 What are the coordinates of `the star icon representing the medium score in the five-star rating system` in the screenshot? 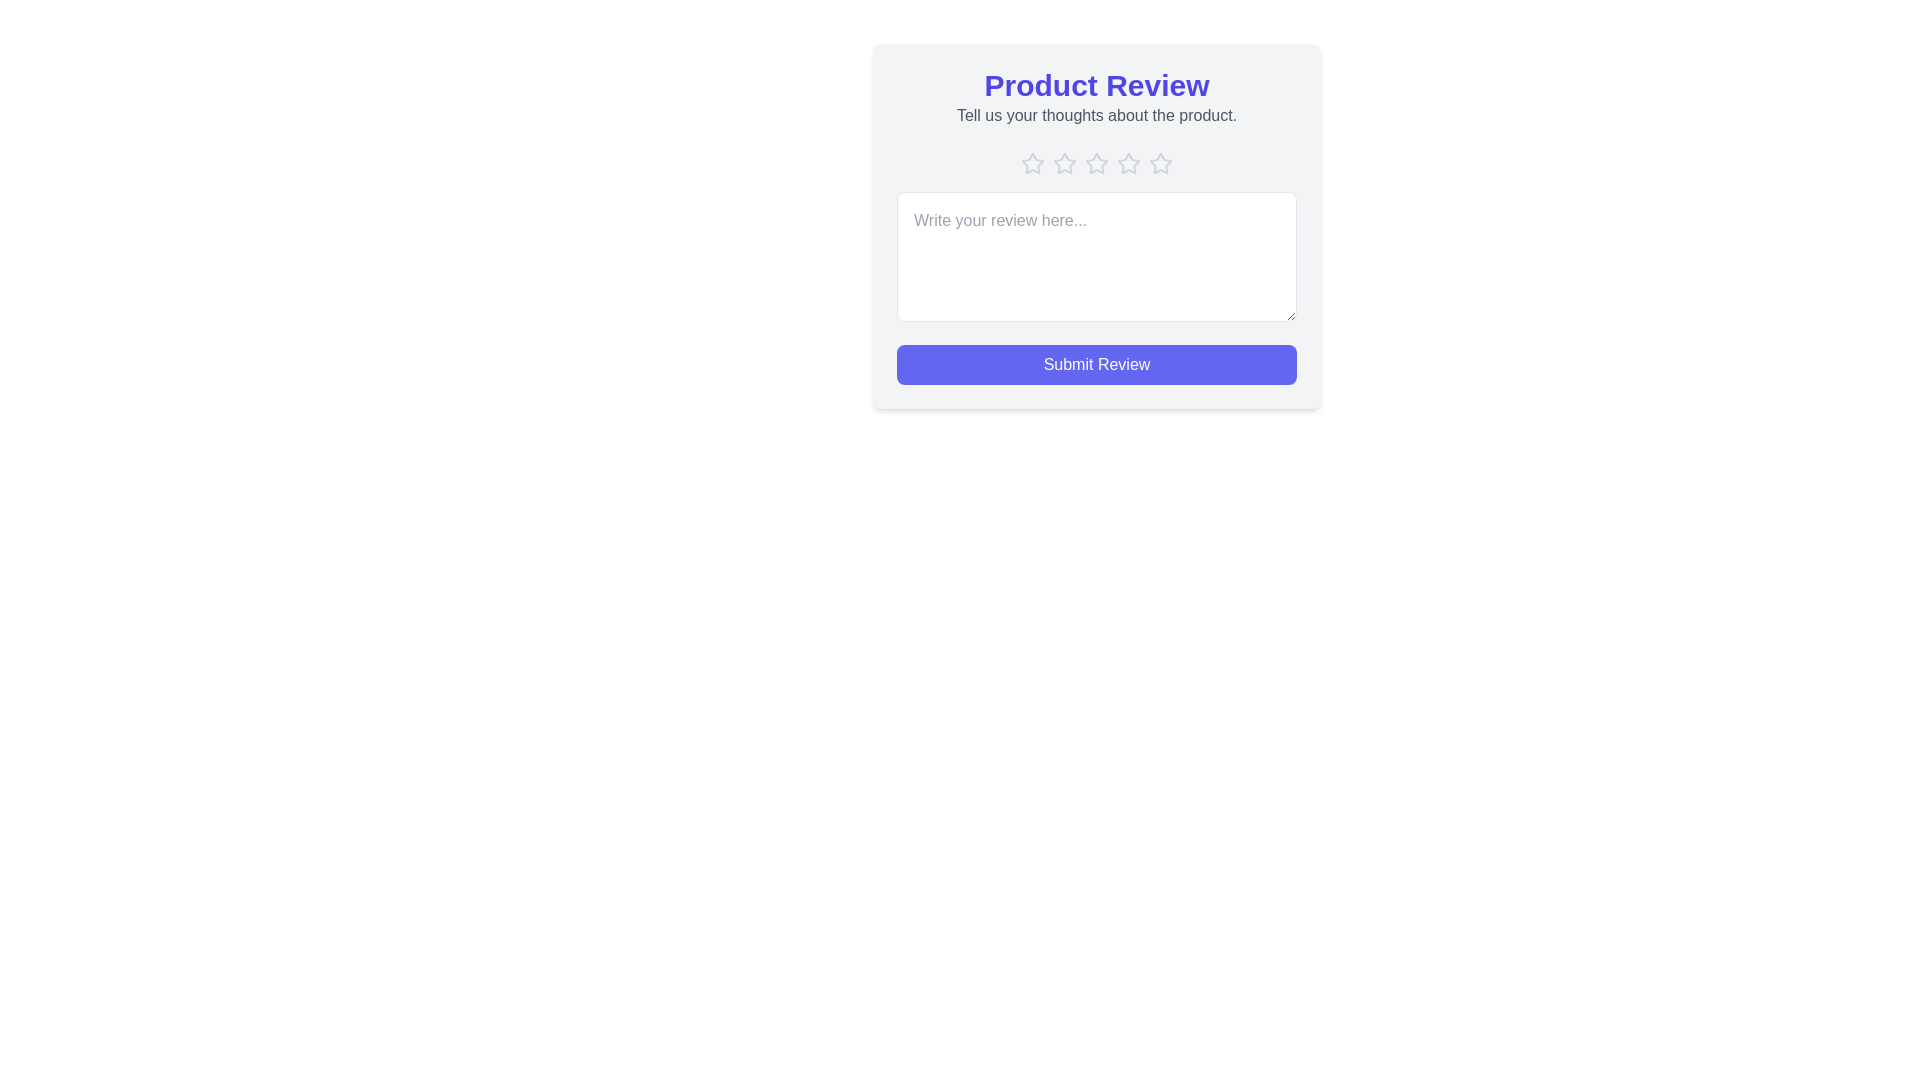 It's located at (1128, 163).